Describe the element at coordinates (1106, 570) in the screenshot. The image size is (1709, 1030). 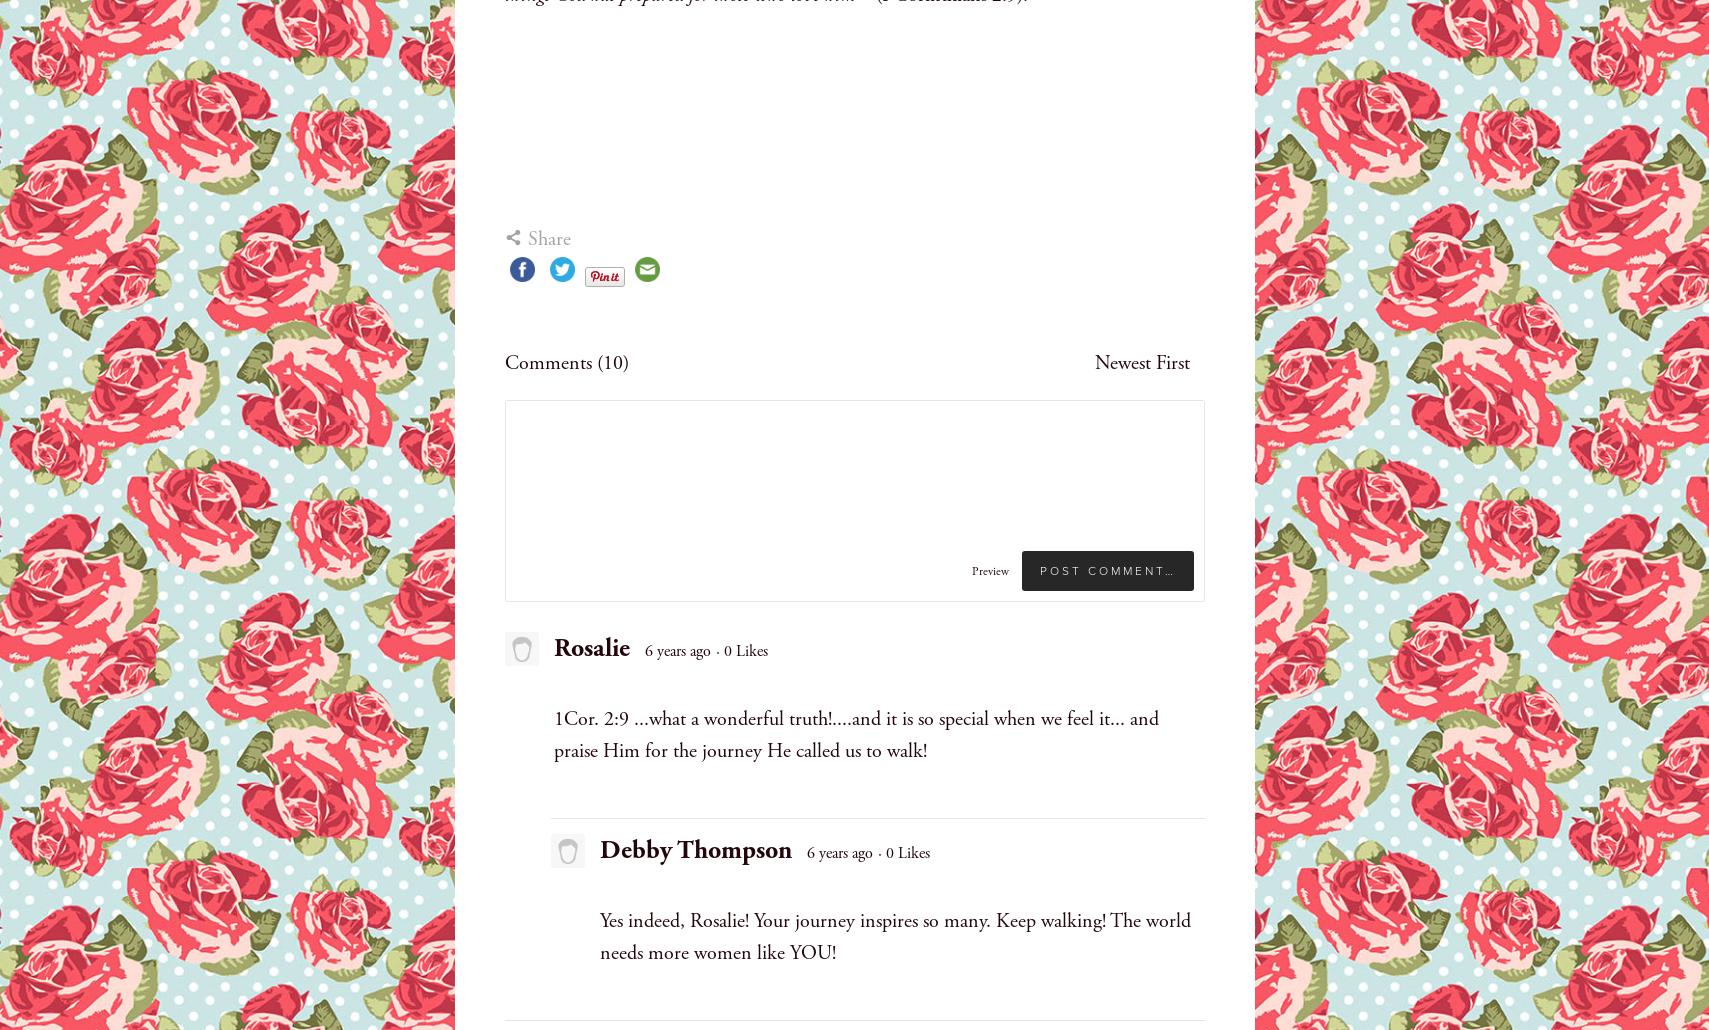
I see `'Post Comment…'` at that location.